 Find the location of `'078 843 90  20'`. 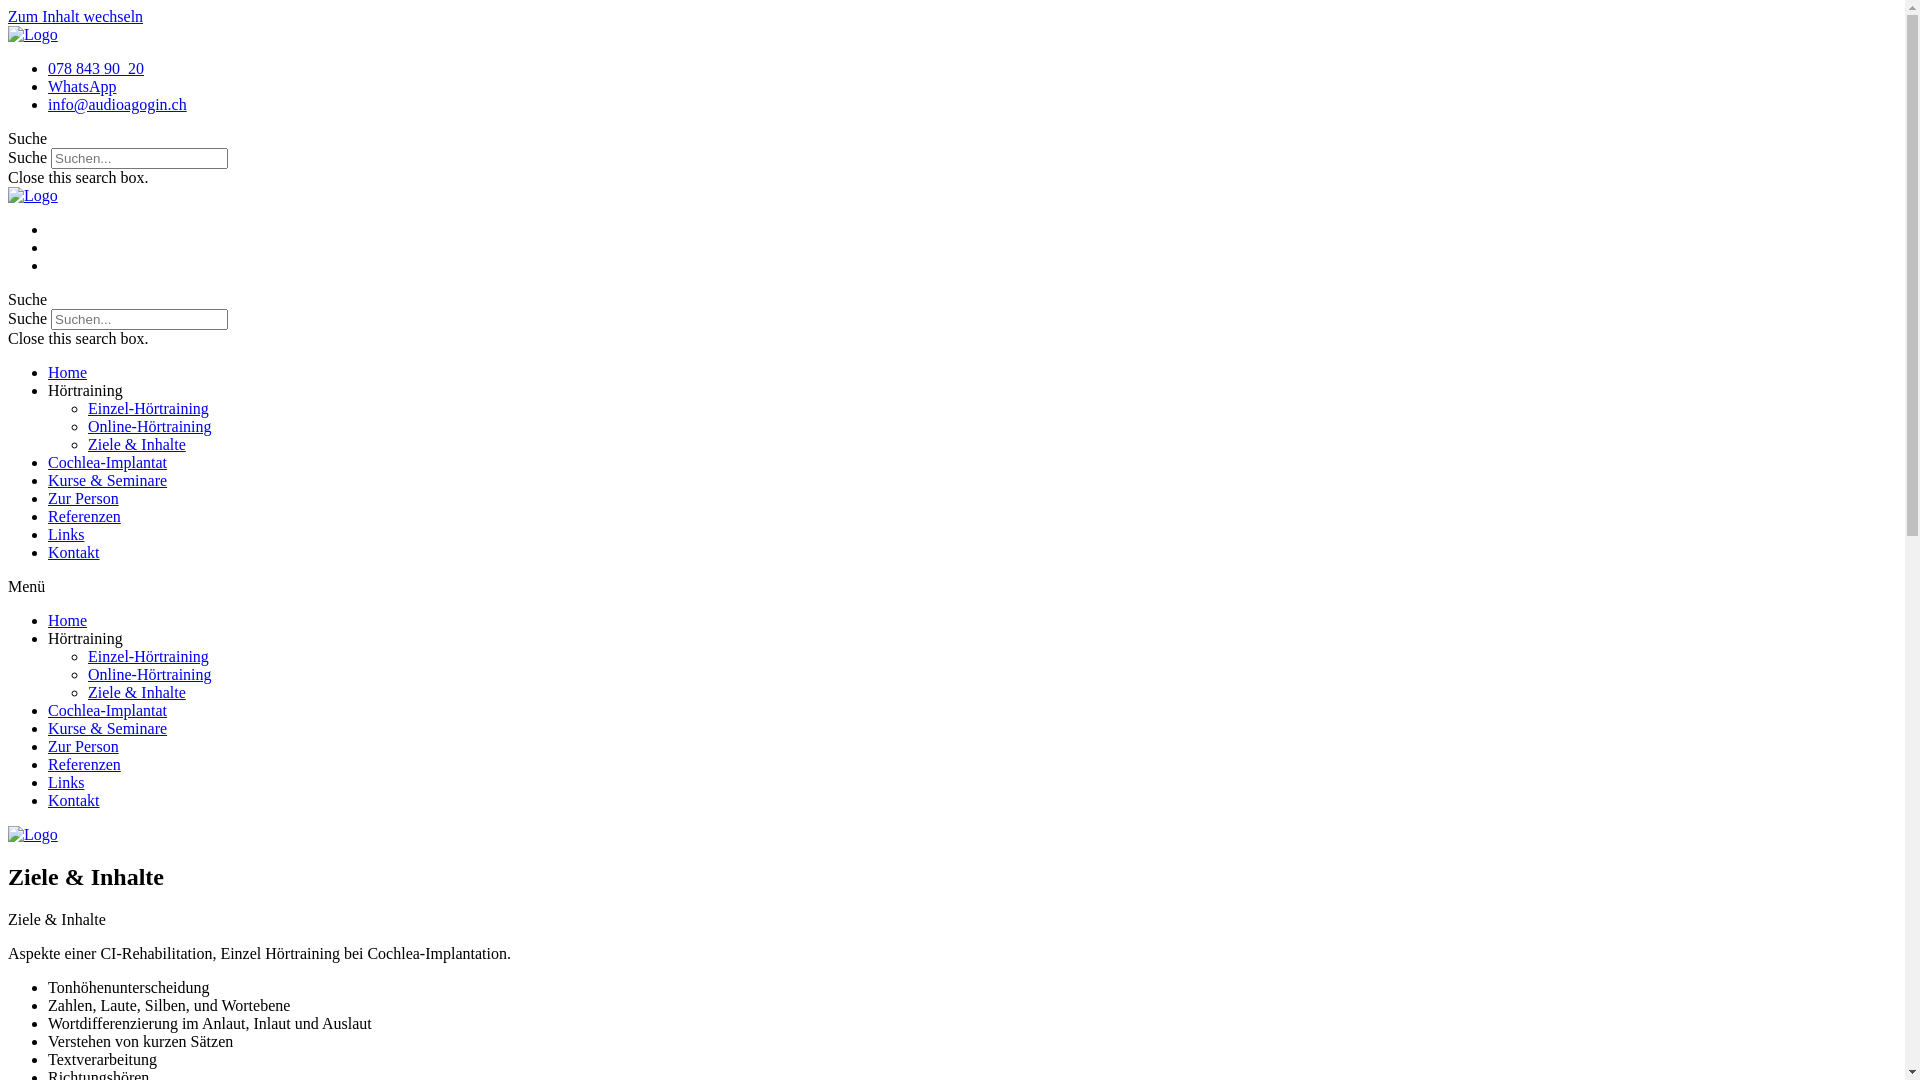

'078 843 90  20' is located at coordinates (95, 67).